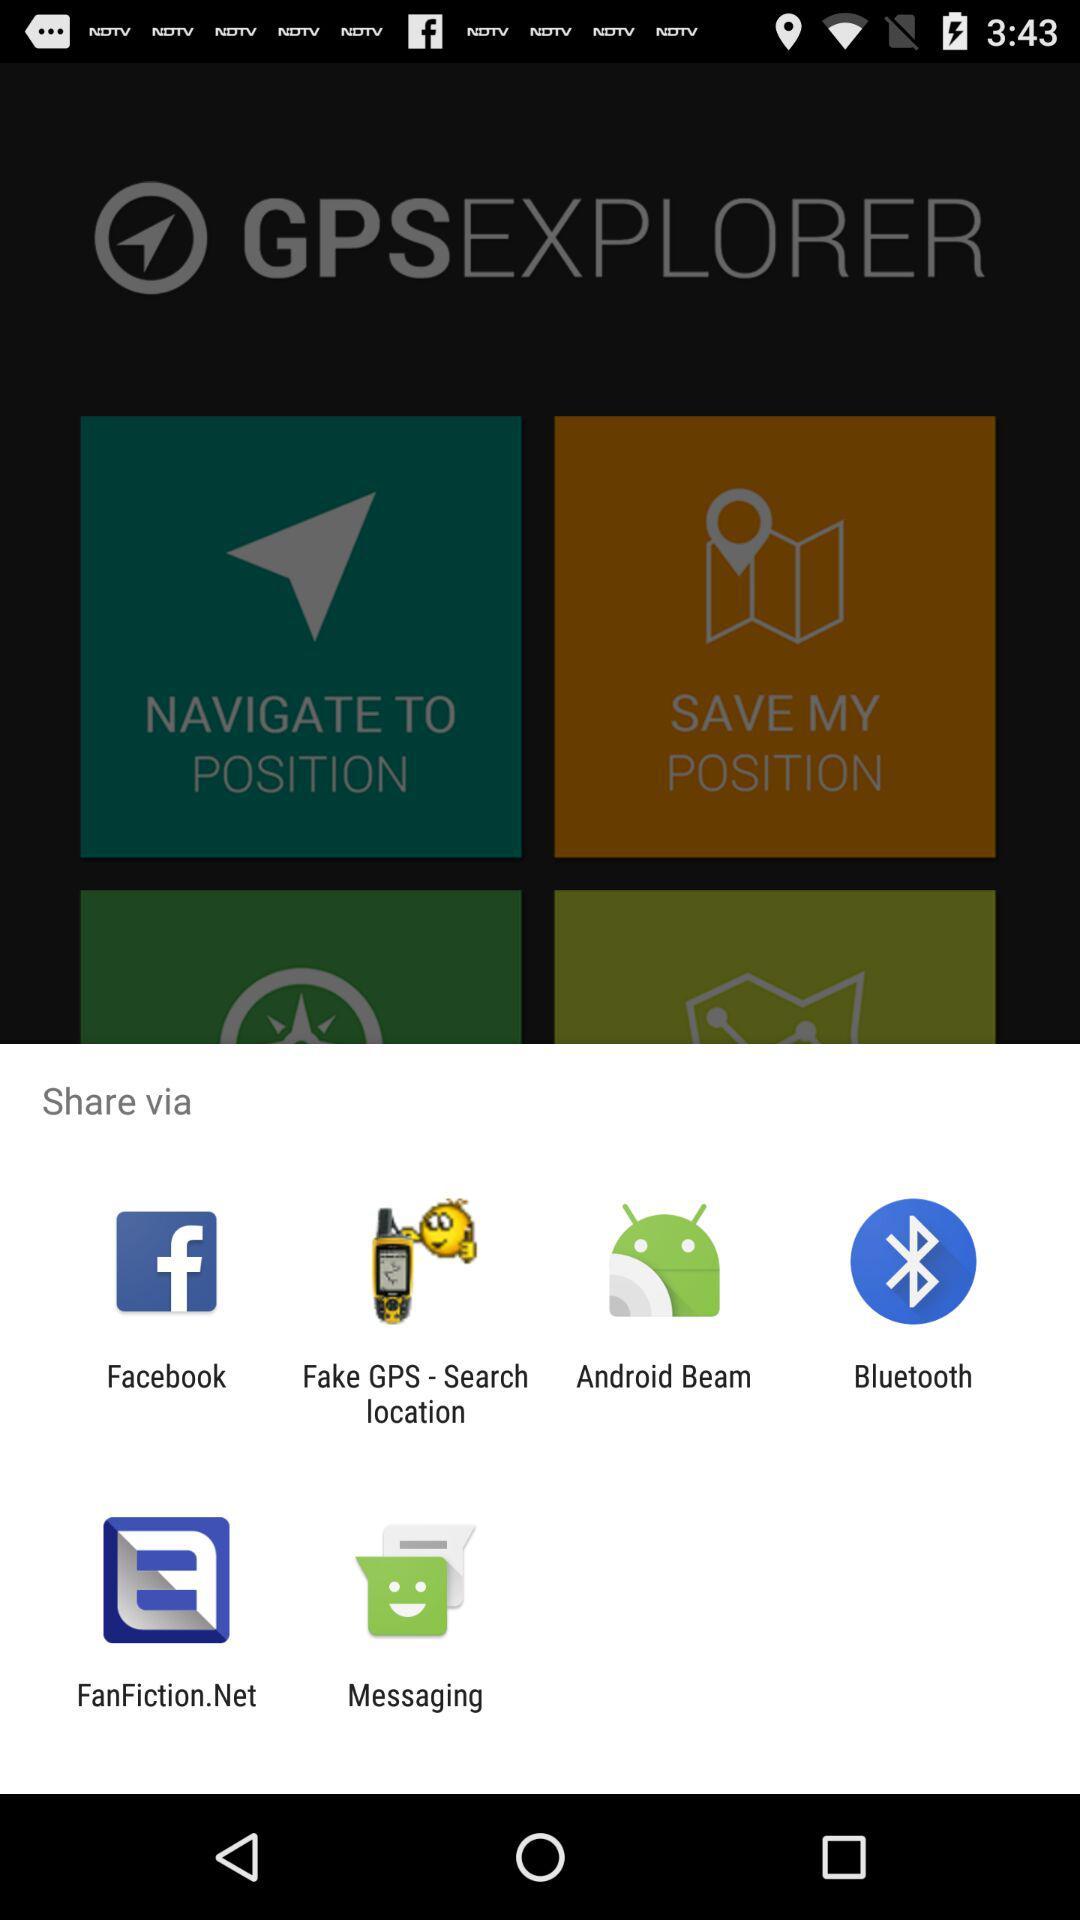  I want to click on app next to fake gps search app, so click(165, 1392).